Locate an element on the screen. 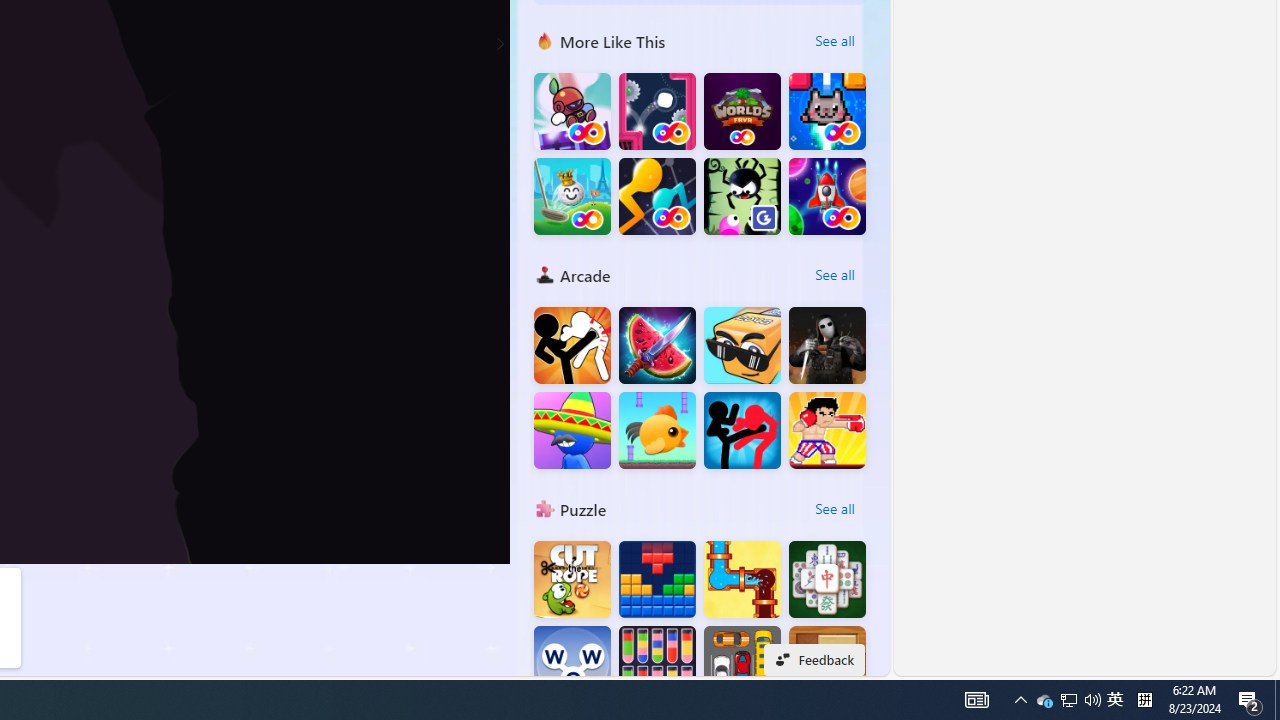 The height and width of the screenshot is (720, 1280). 'Feedback' is located at coordinates (814, 659).